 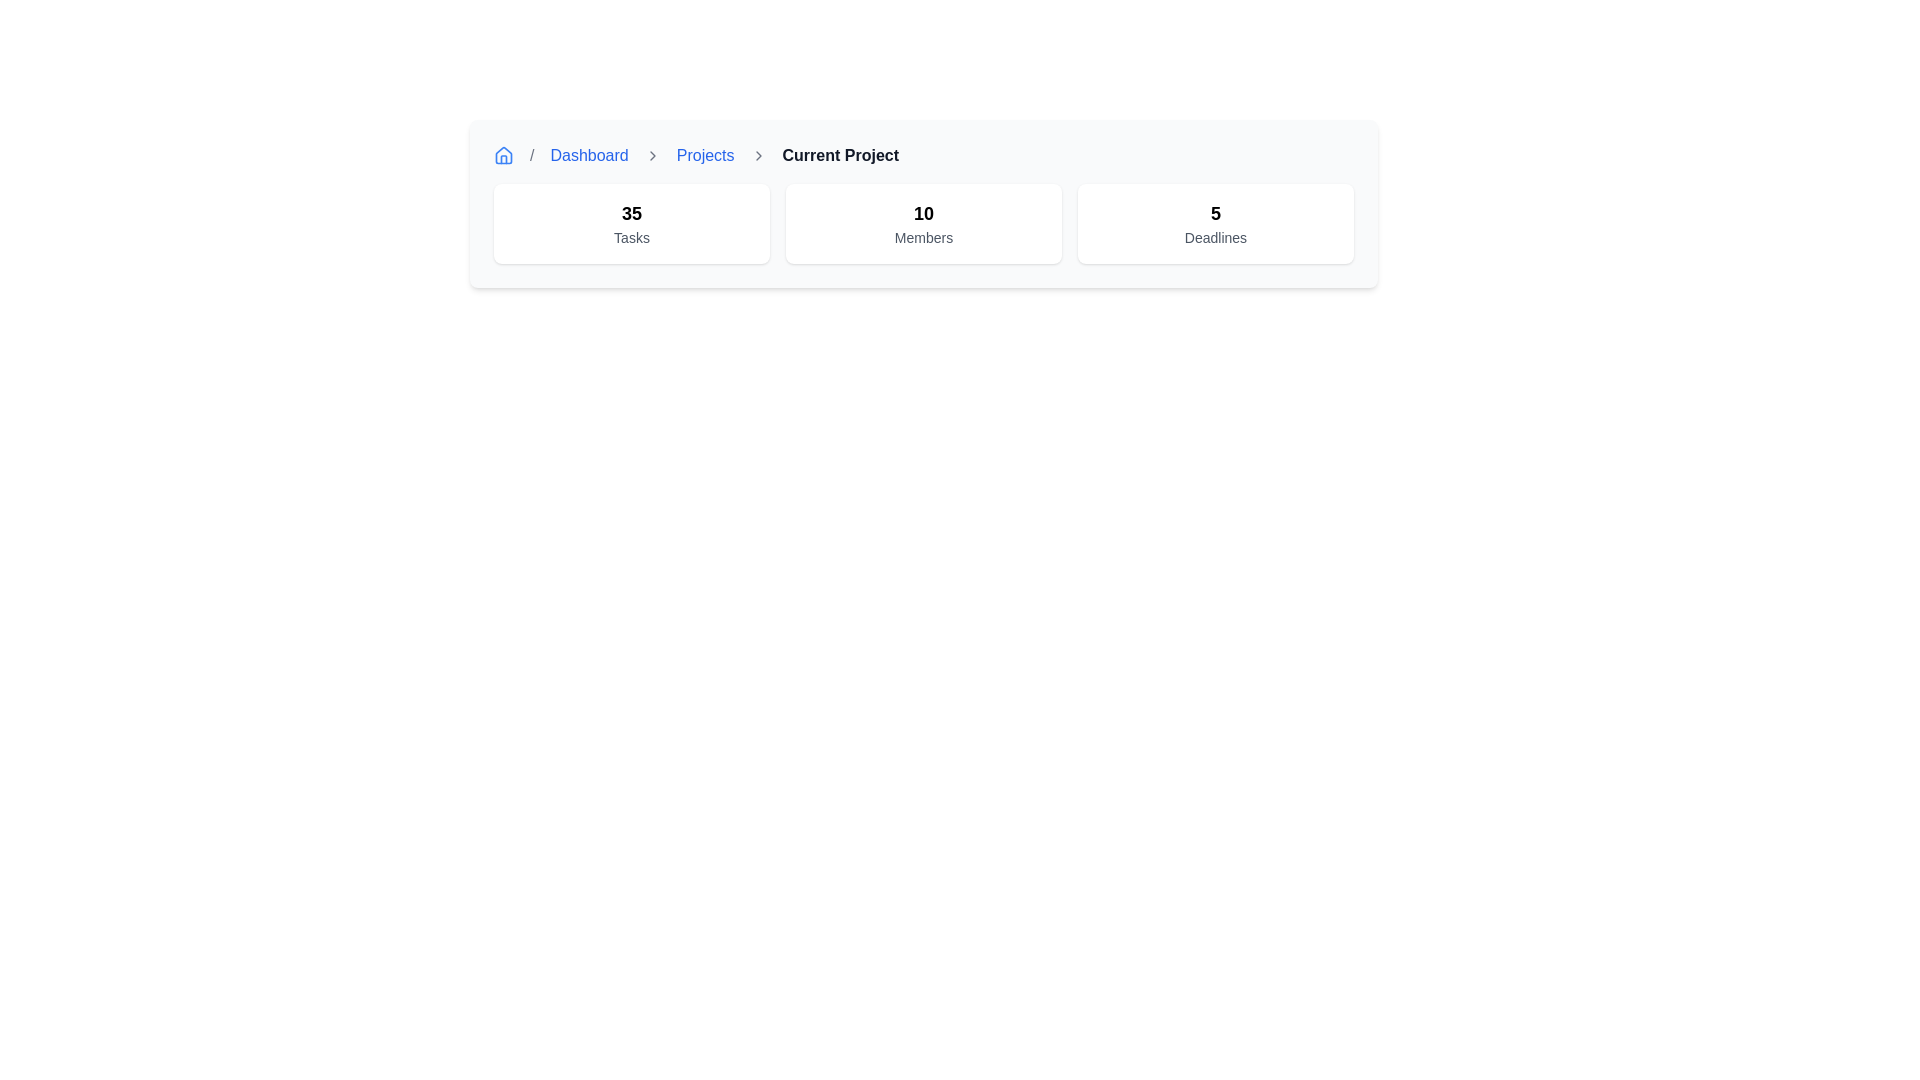 I want to click on the 'Dashboard', 'Projects', or 'Current Project' links, so click(x=923, y=154).